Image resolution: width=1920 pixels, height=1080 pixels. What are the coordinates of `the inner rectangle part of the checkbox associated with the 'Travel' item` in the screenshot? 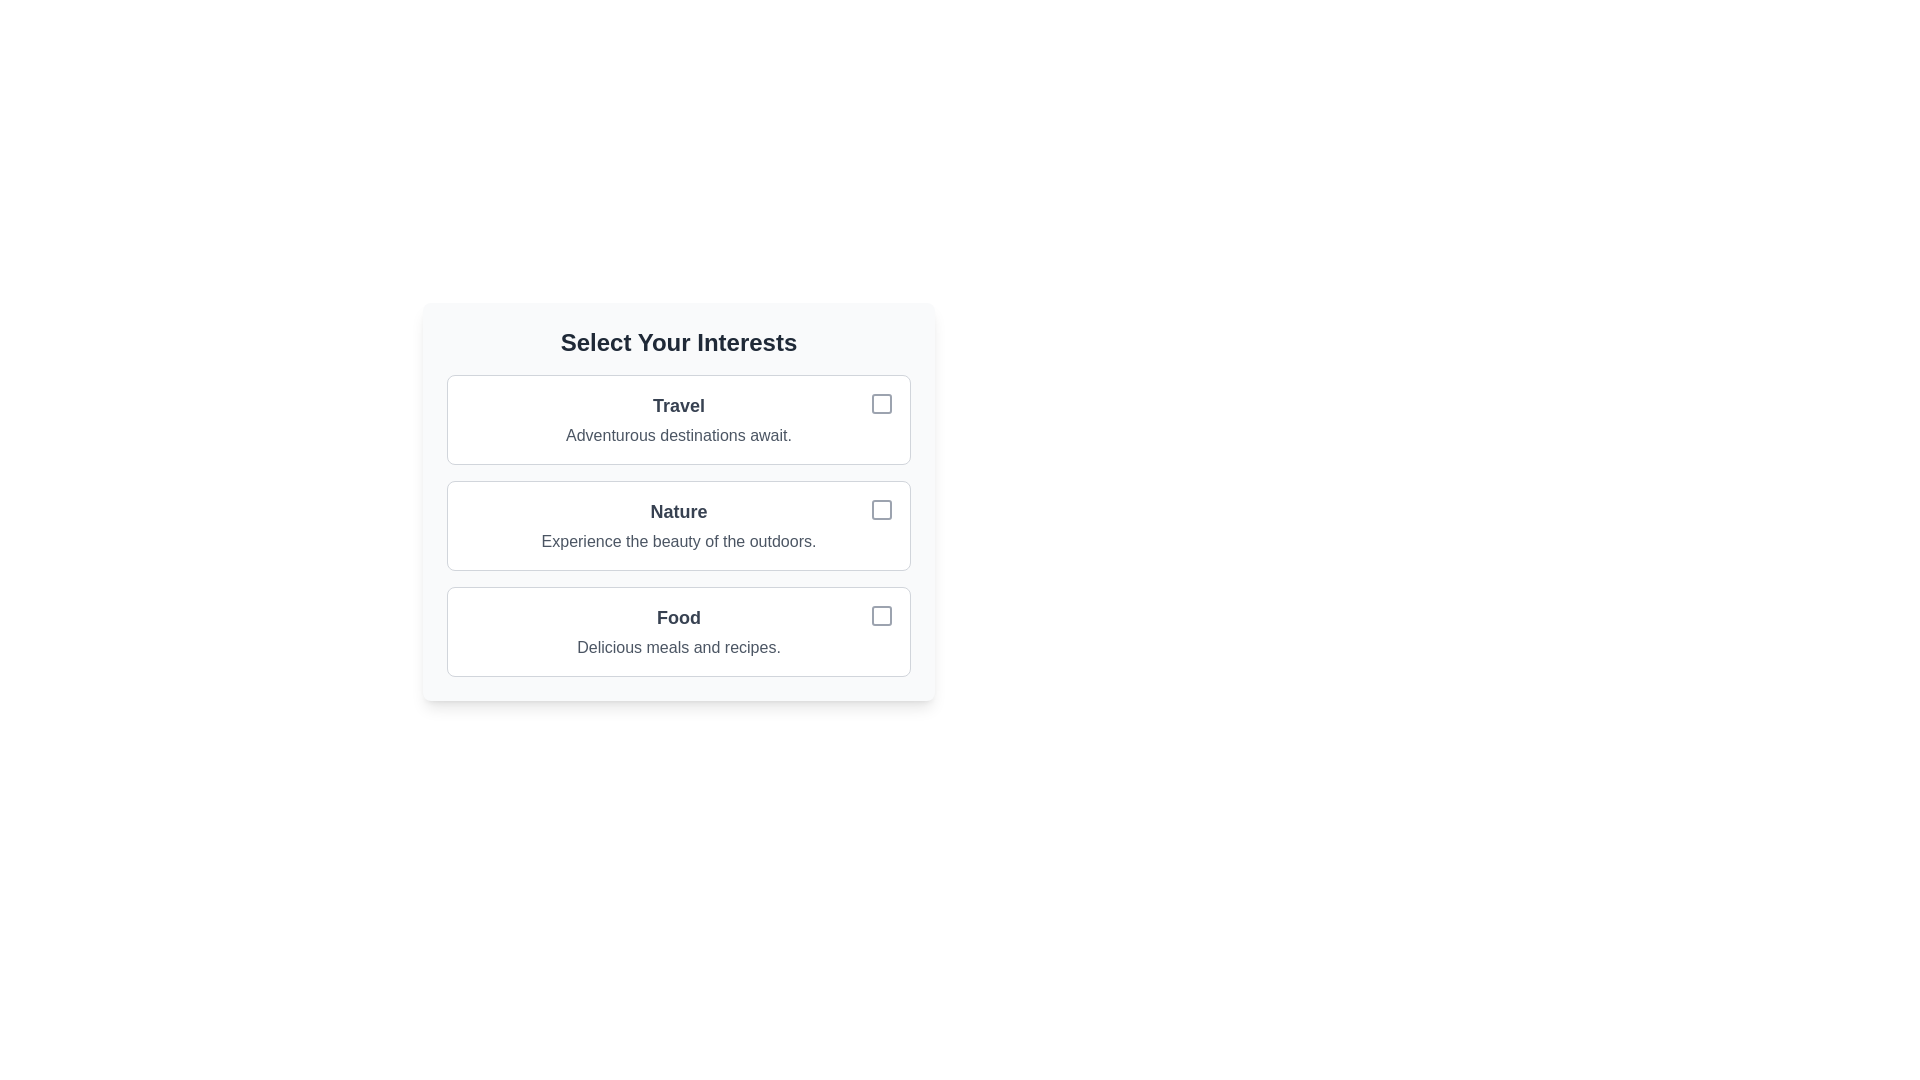 It's located at (881, 404).